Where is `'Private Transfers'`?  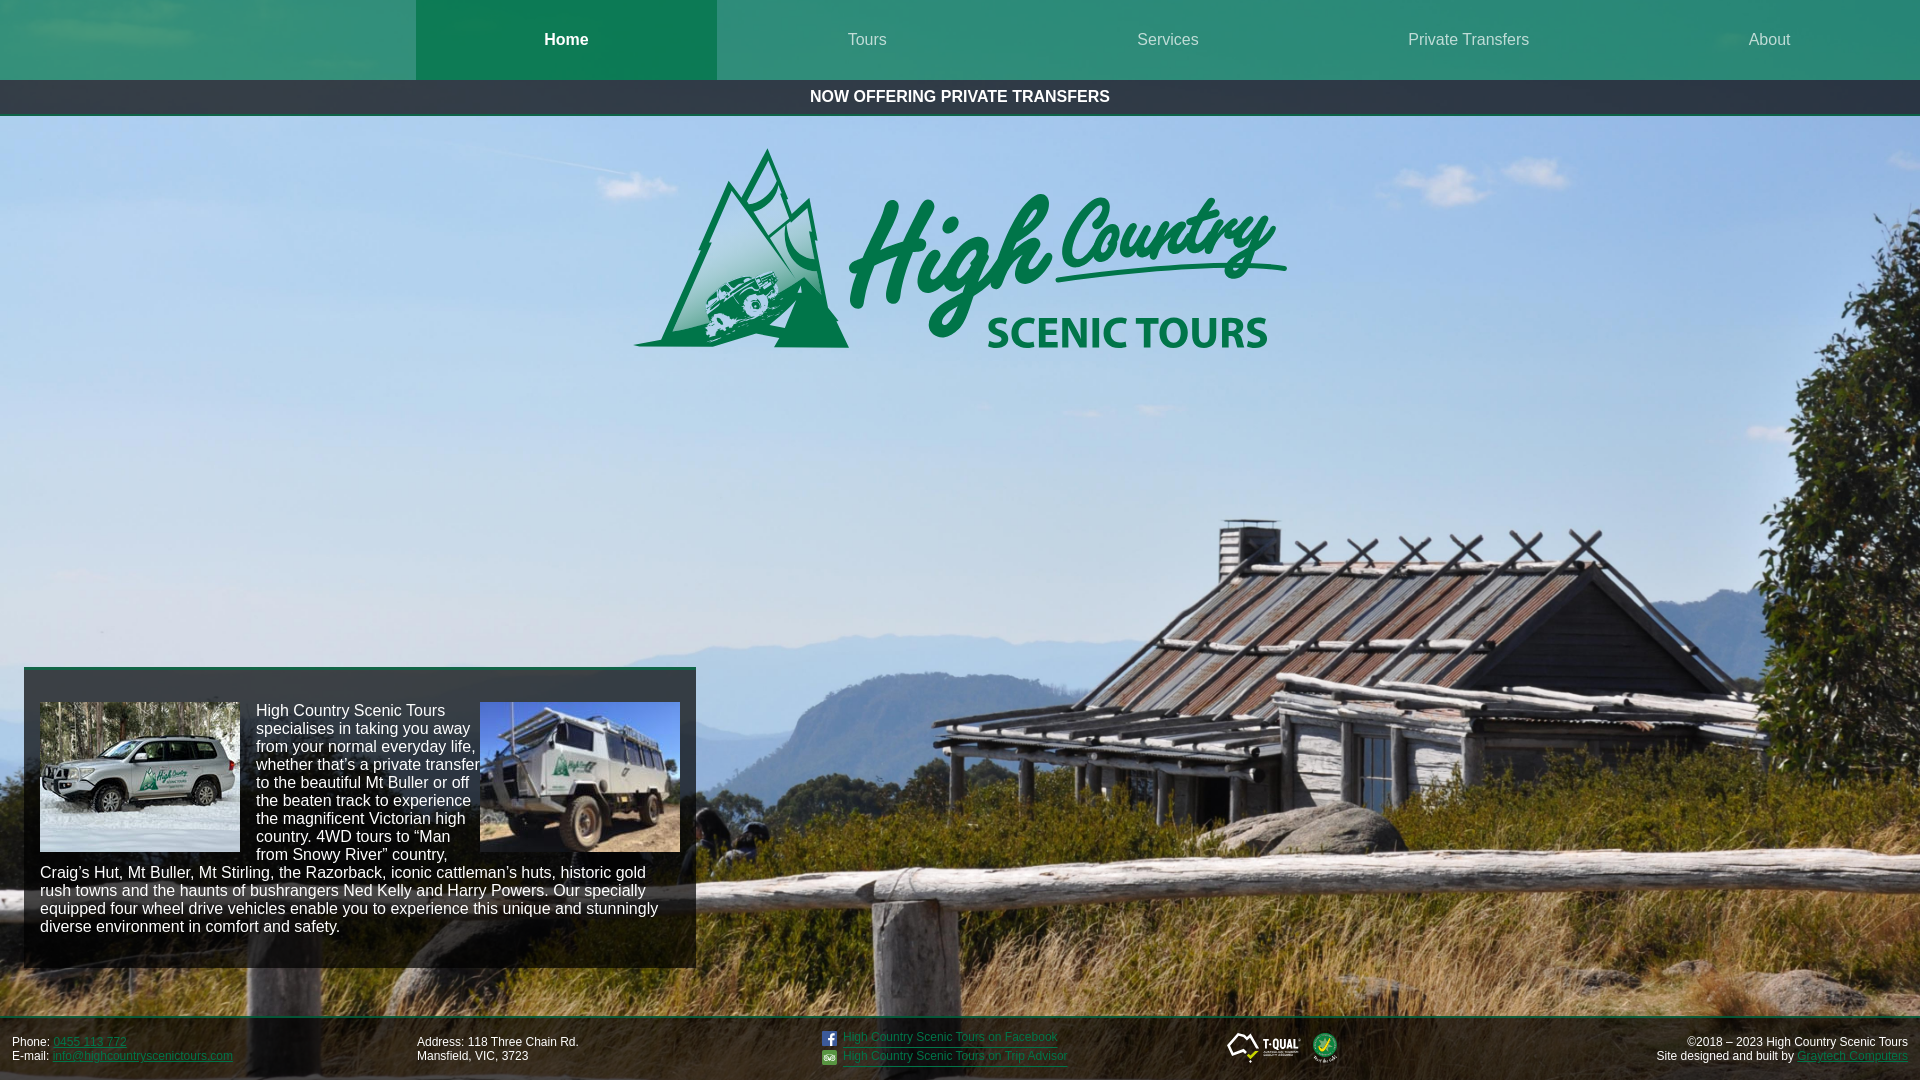 'Private Transfers' is located at coordinates (1468, 39).